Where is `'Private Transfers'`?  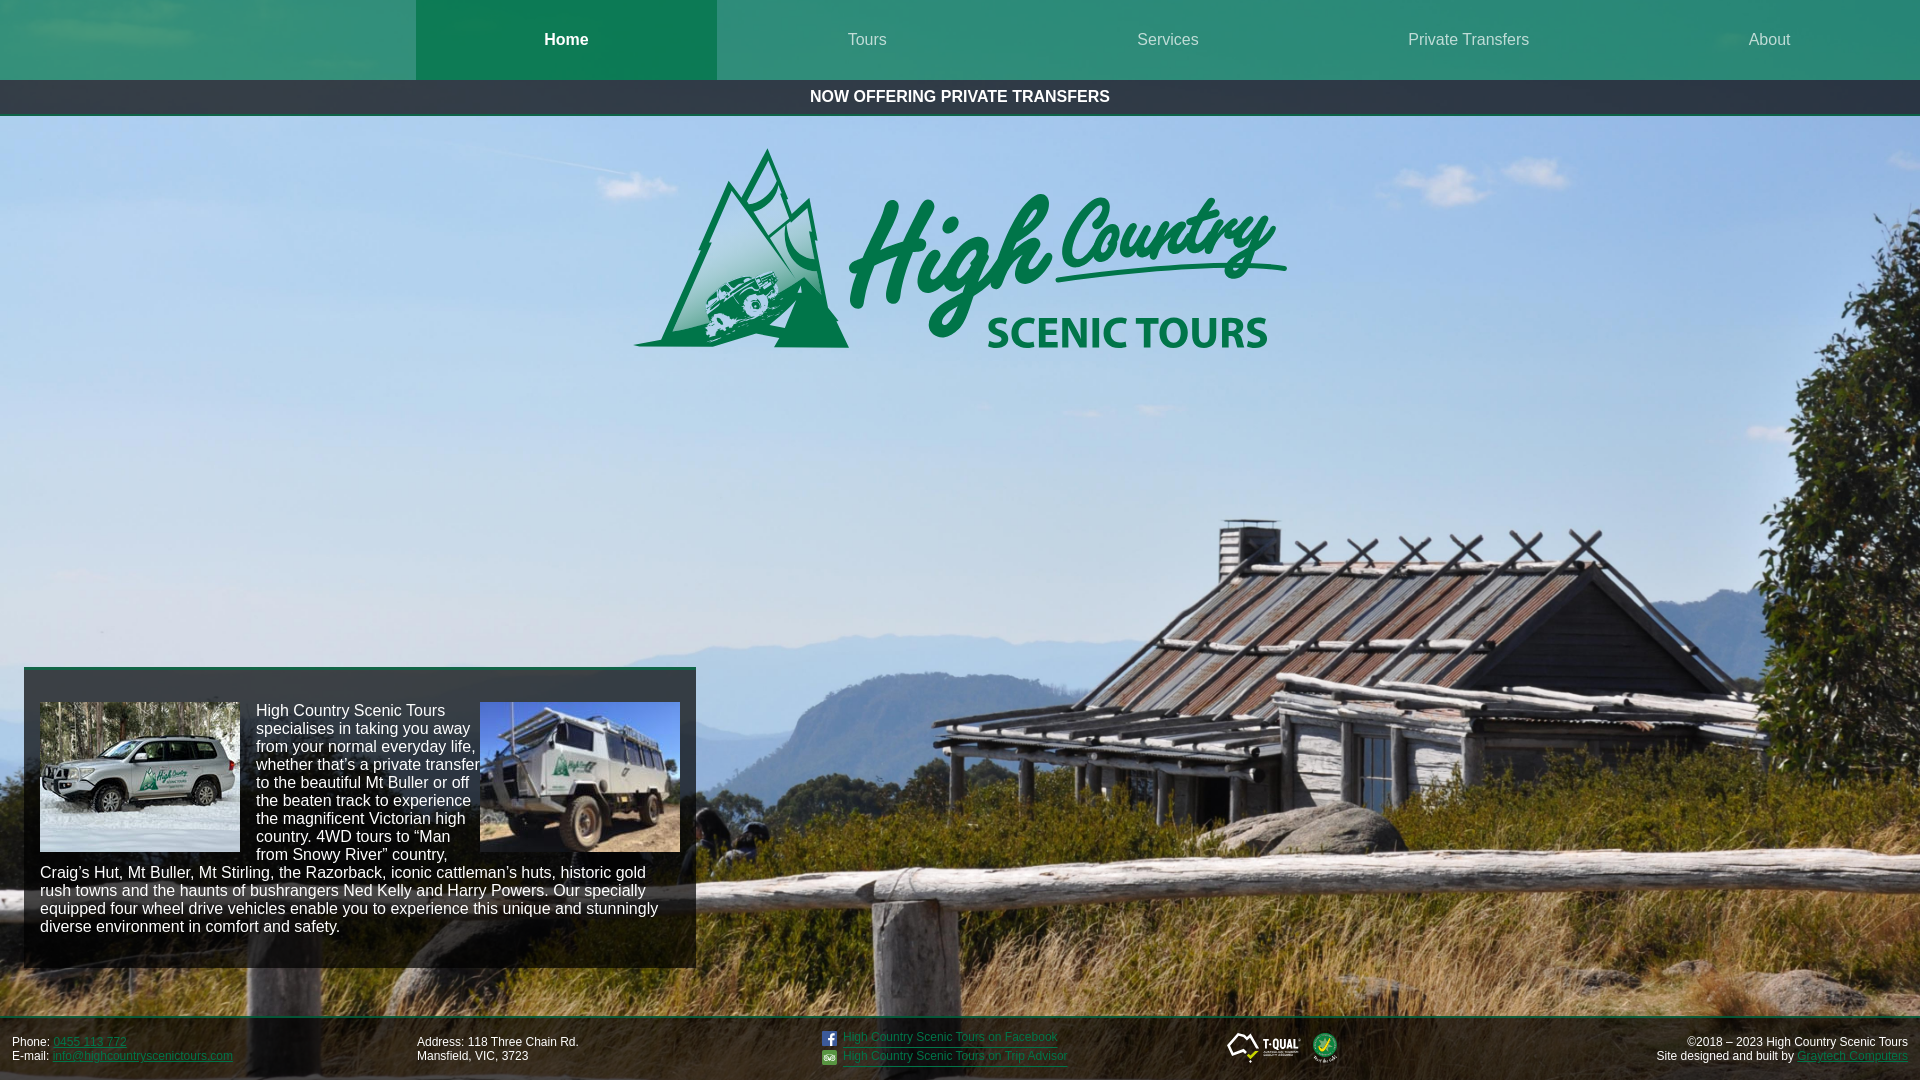 'Private Transfers' is located at coordinates (1468, 39).